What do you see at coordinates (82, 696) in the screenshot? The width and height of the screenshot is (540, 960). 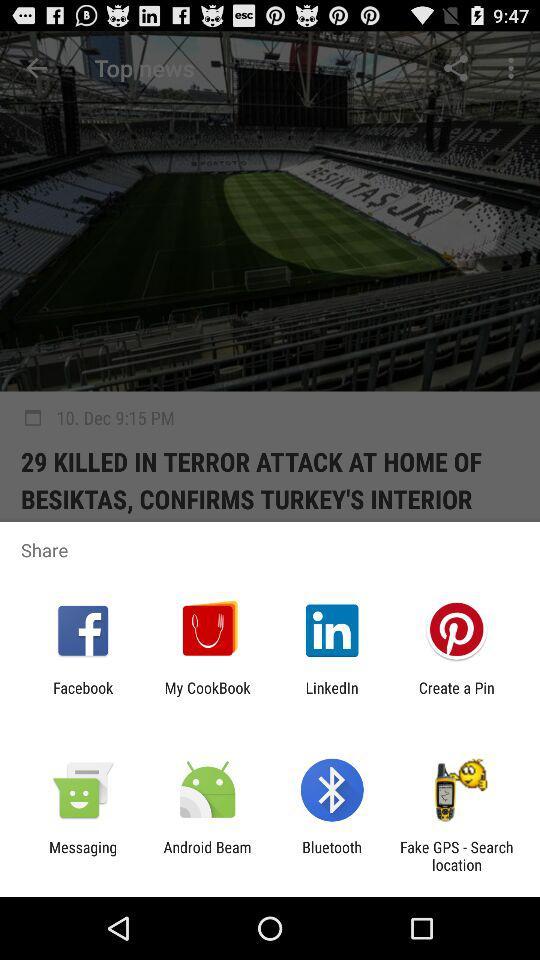 I see `the item next to my cookbook icon` at bounding box center [82, 696].